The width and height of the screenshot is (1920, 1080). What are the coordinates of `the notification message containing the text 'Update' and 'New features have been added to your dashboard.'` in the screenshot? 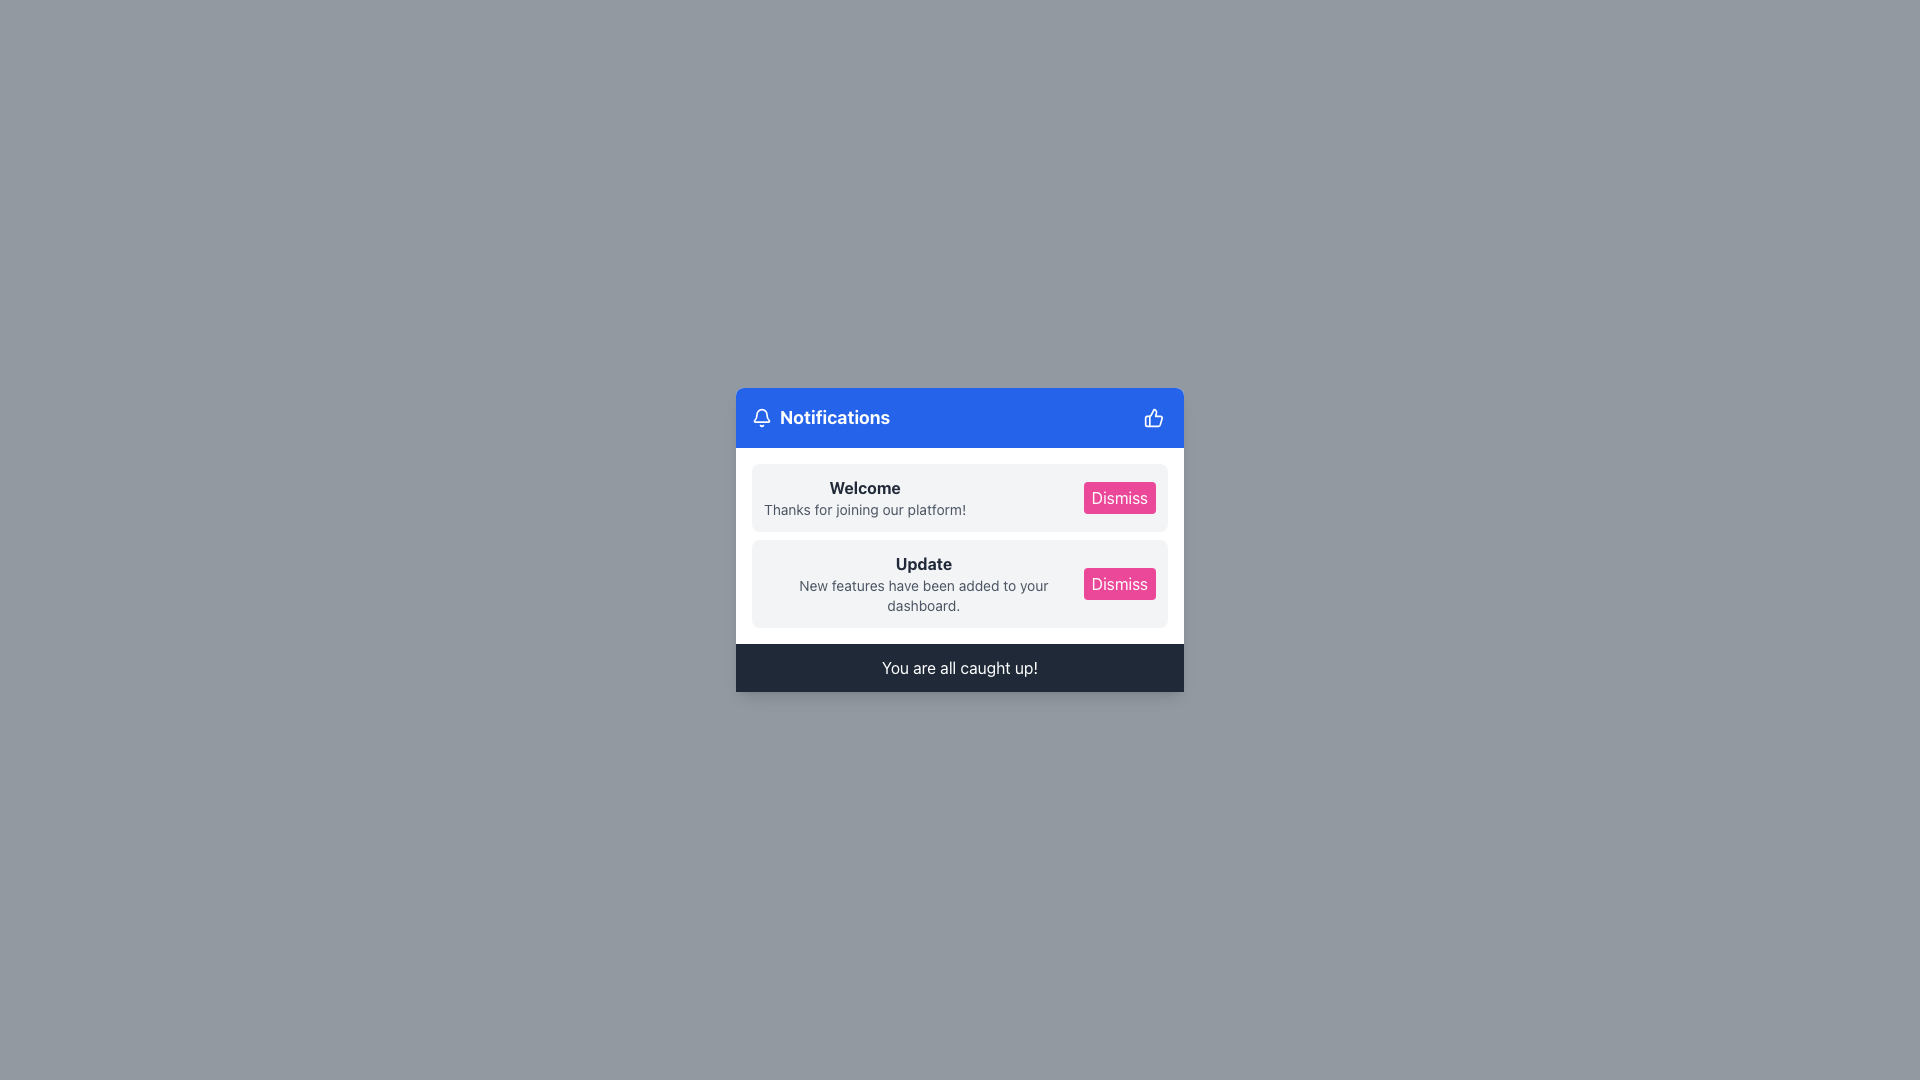 It's located at (922, 583).